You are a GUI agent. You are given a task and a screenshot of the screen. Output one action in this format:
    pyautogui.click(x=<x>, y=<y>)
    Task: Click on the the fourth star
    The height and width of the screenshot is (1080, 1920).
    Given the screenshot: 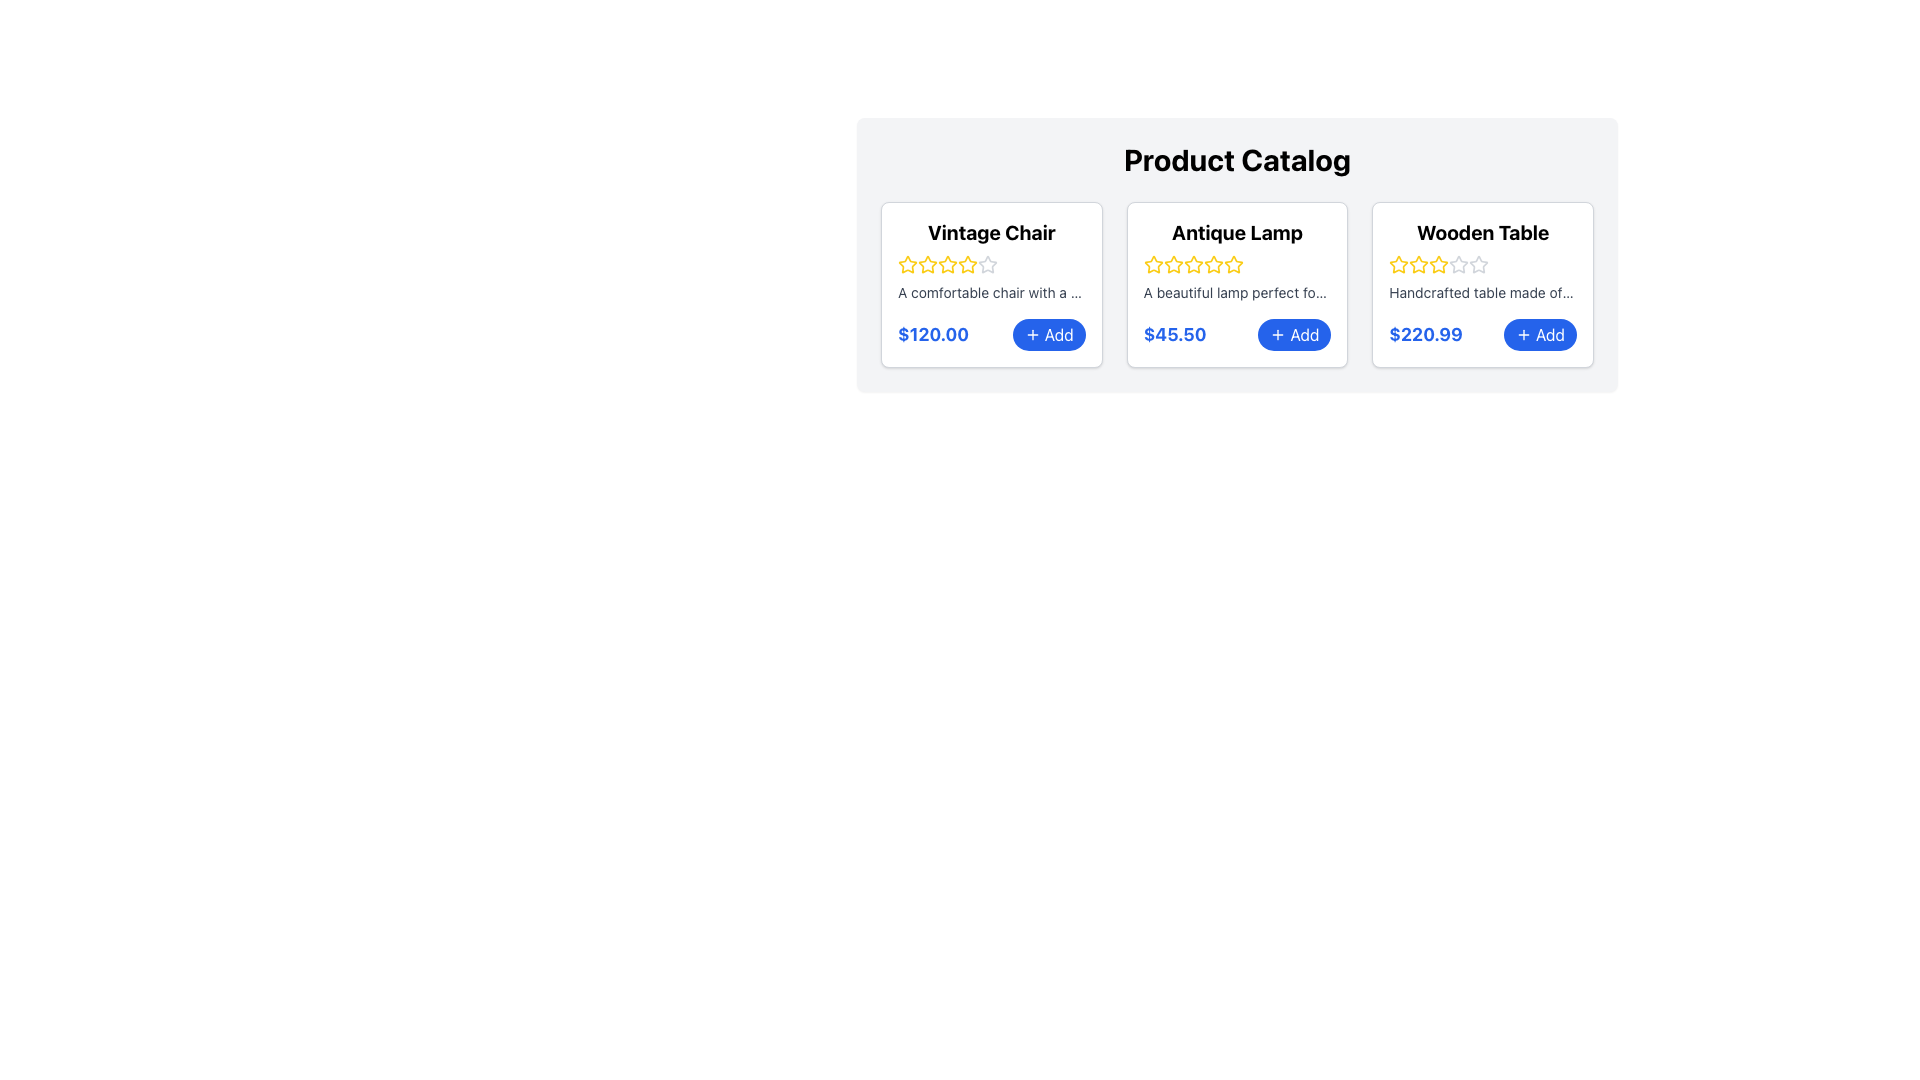 What is the action you would take?
    pyautogui.click(x=1193, y=264)
    